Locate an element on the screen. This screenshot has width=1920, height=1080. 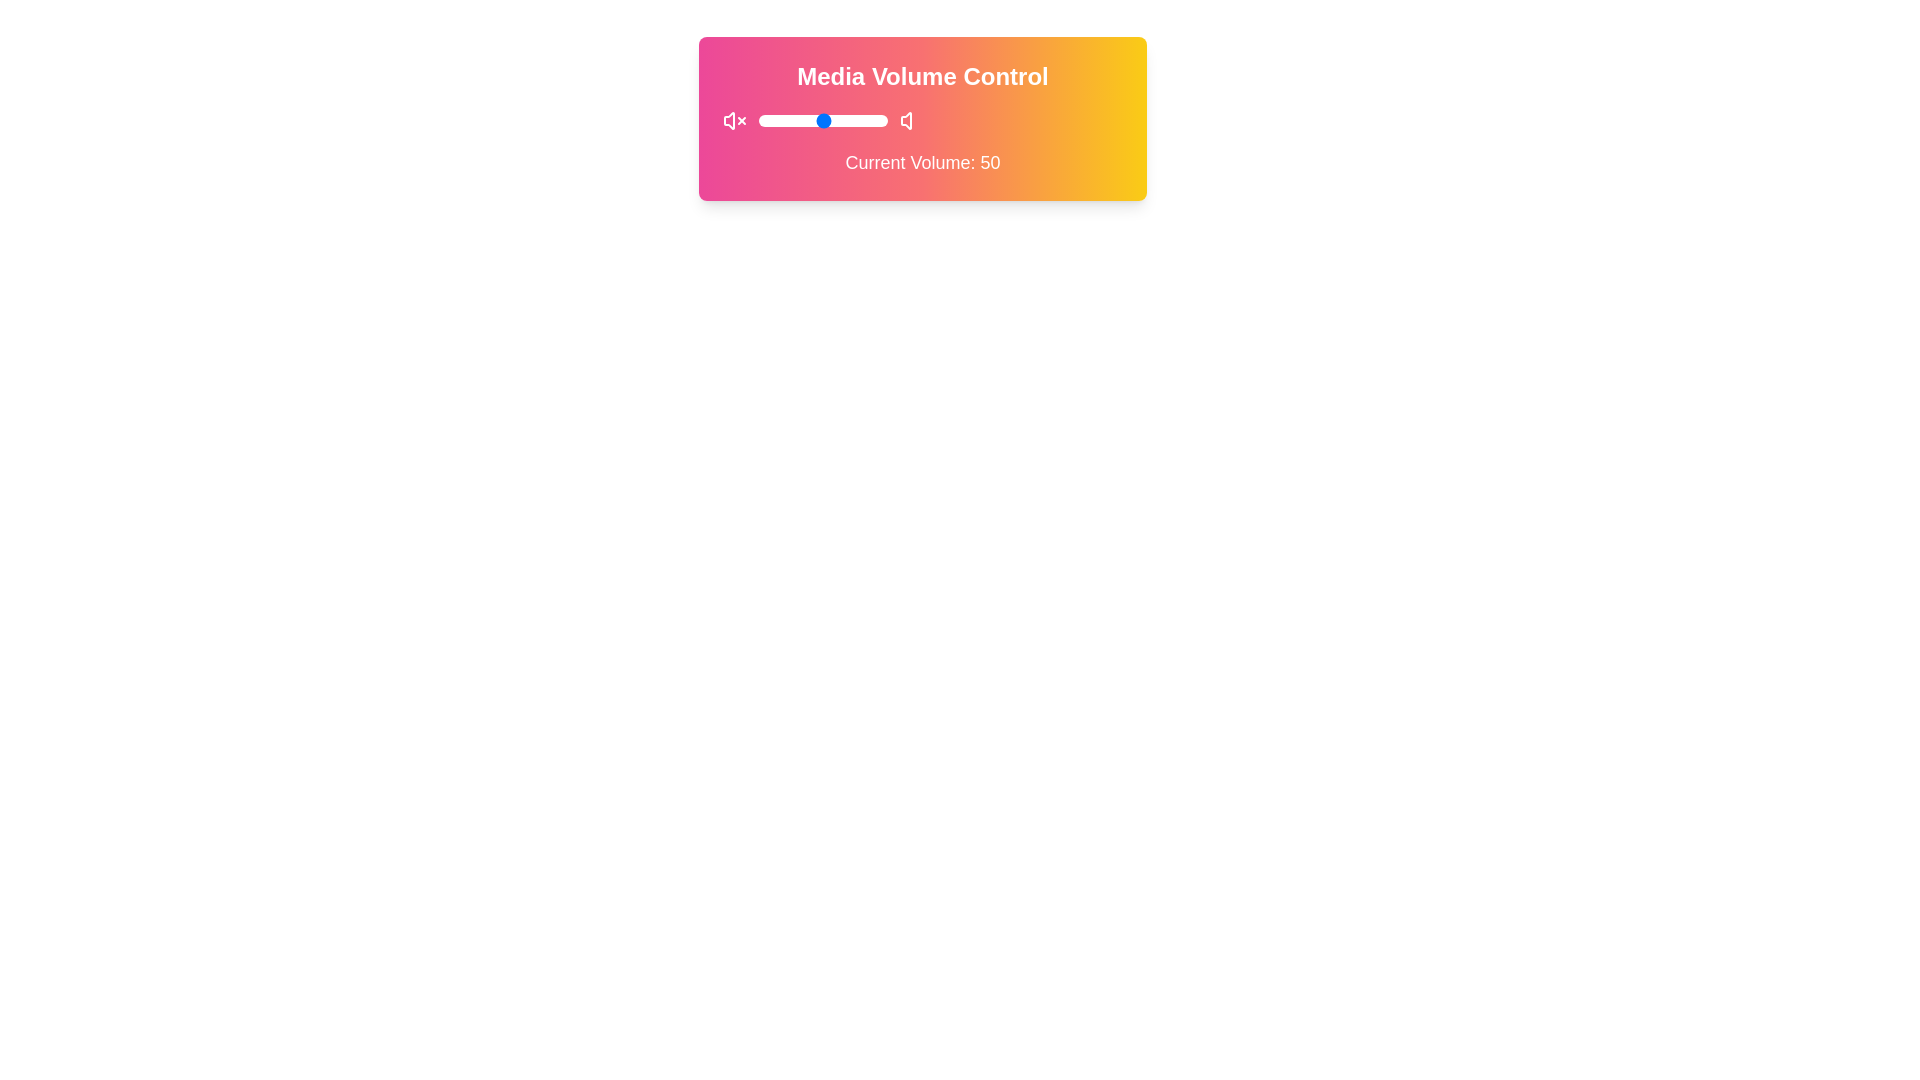
the volume to 99 by sliding the control is located at coordinates (885, 120).